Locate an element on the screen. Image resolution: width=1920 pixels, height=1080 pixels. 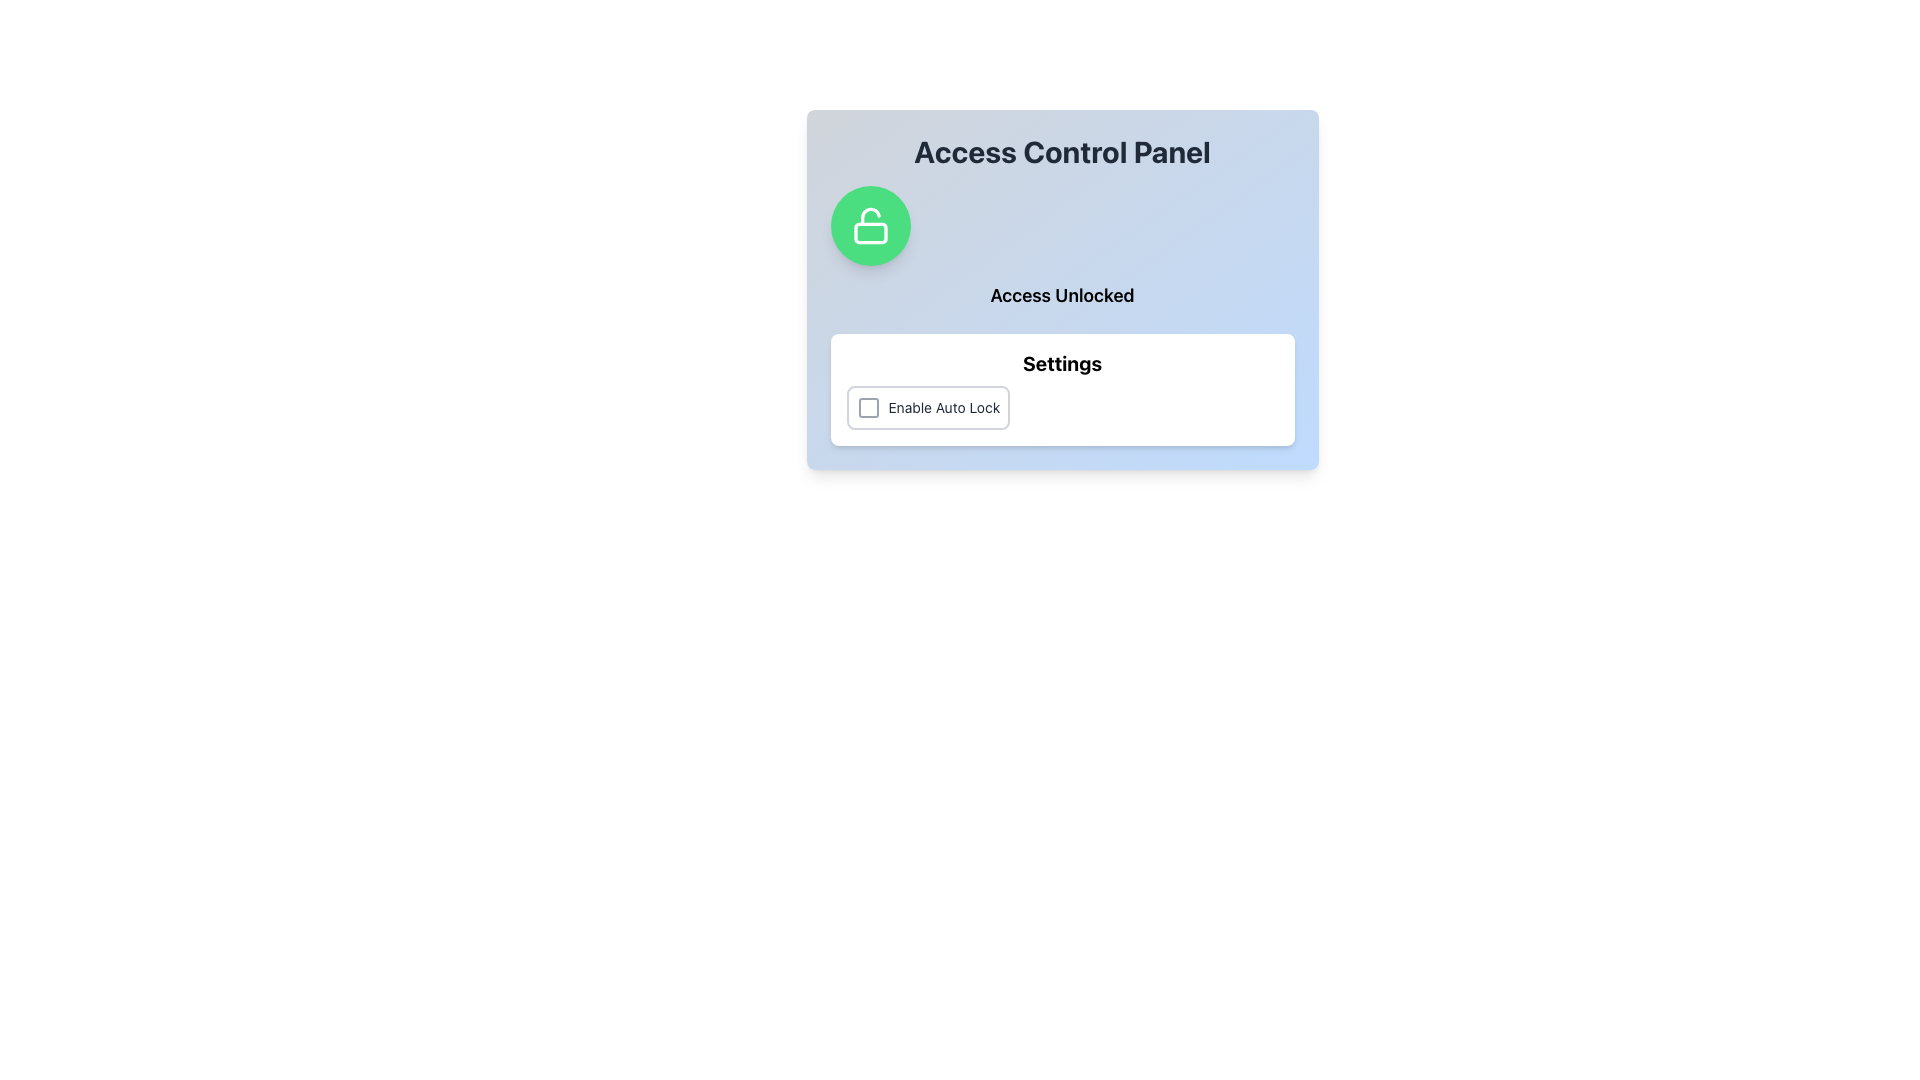
the 'Auto Lock' checkbox located in the 'Settings' section of the 'Access Control Panel' is located at coordinates (927, 407).